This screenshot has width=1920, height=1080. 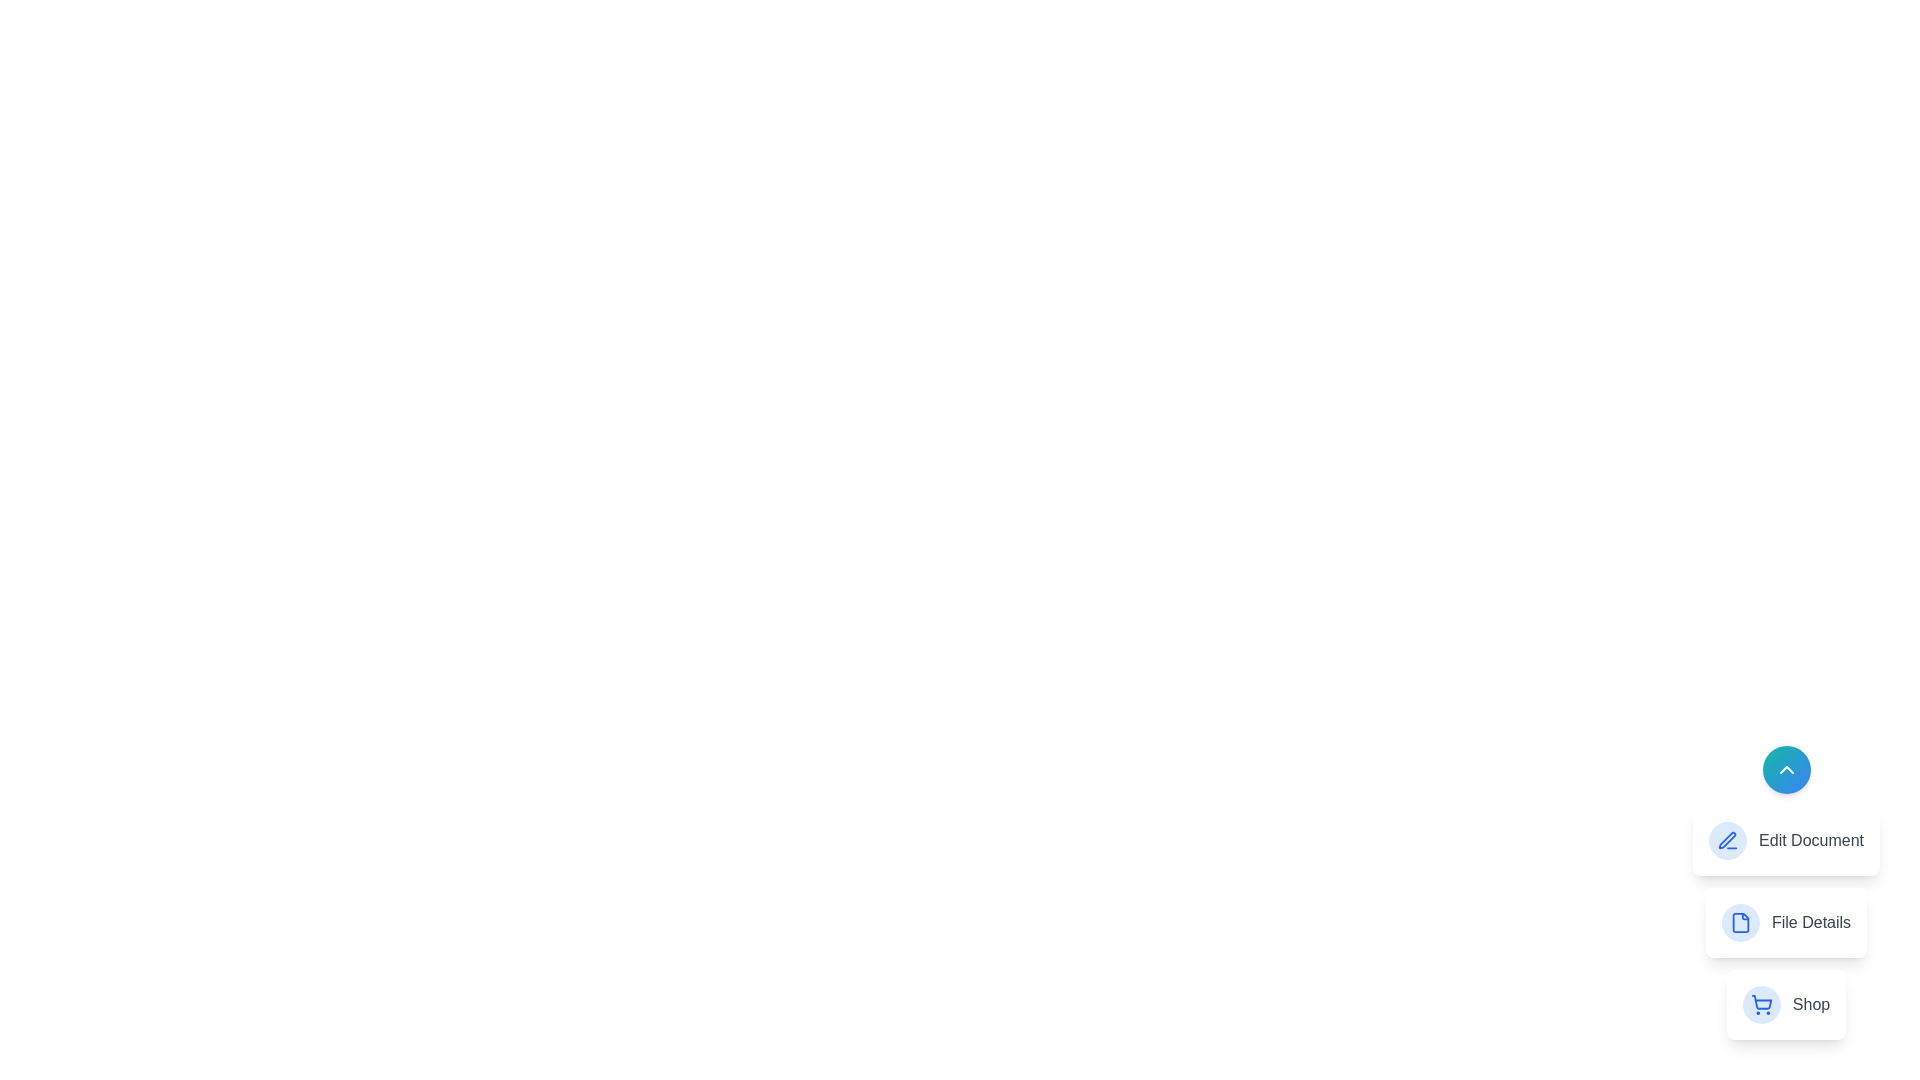 What do you see at coordinates (1786, 840) in the screenshot?
I see `the Edit Document in the speed dial menu` at bounding box center [1786, 840].